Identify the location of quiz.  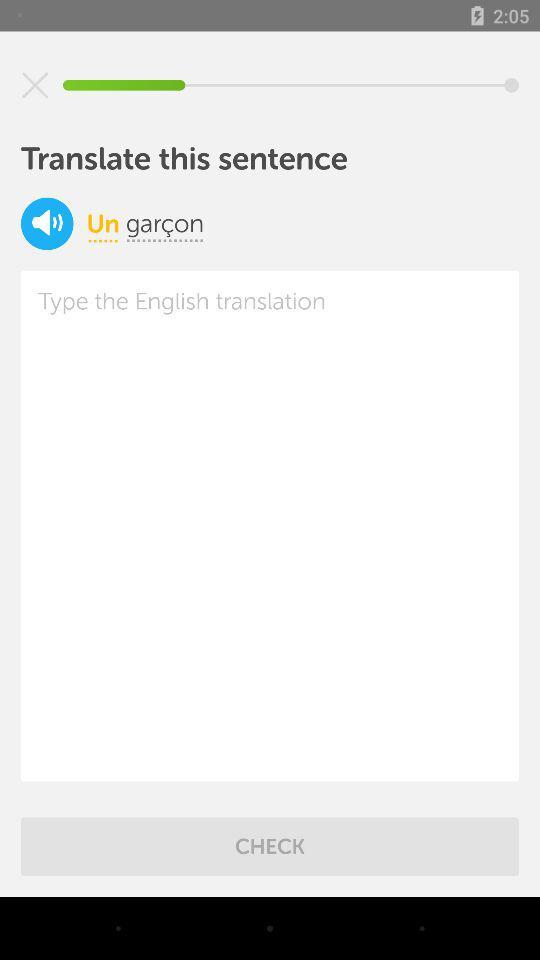
(35, 85).